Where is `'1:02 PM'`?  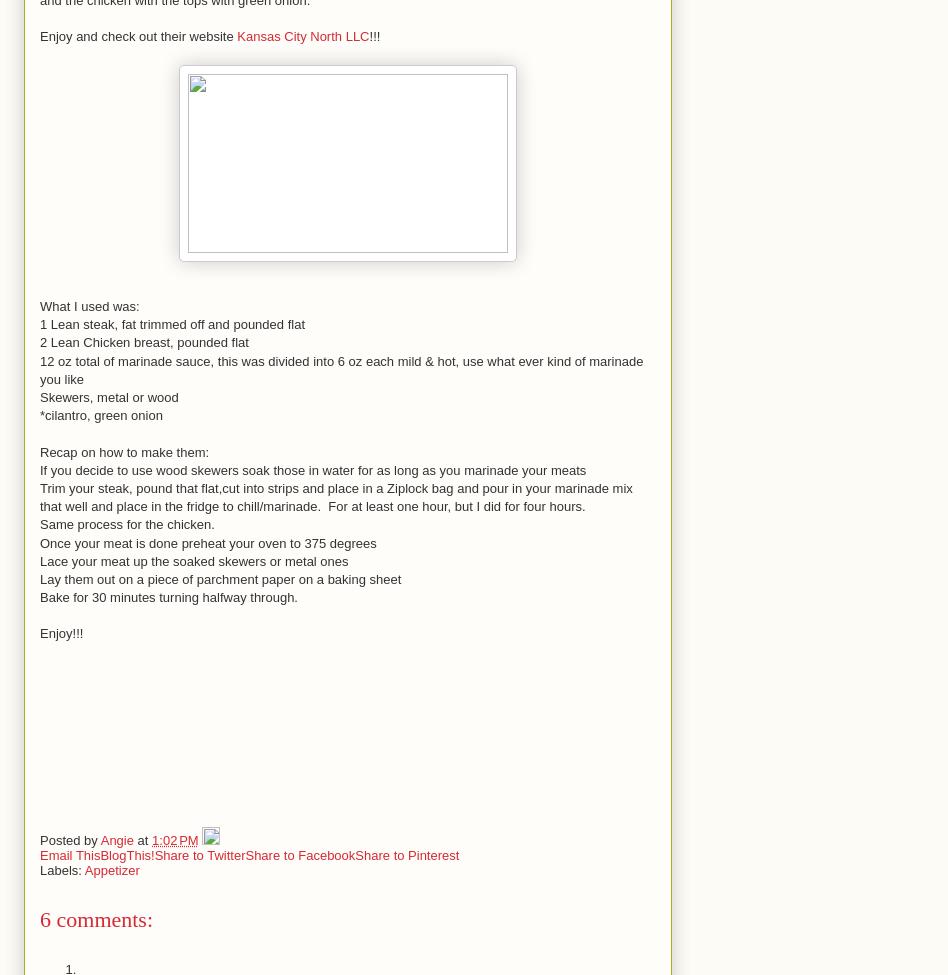 '1:02 PM' is located at coordinates (174, 839).